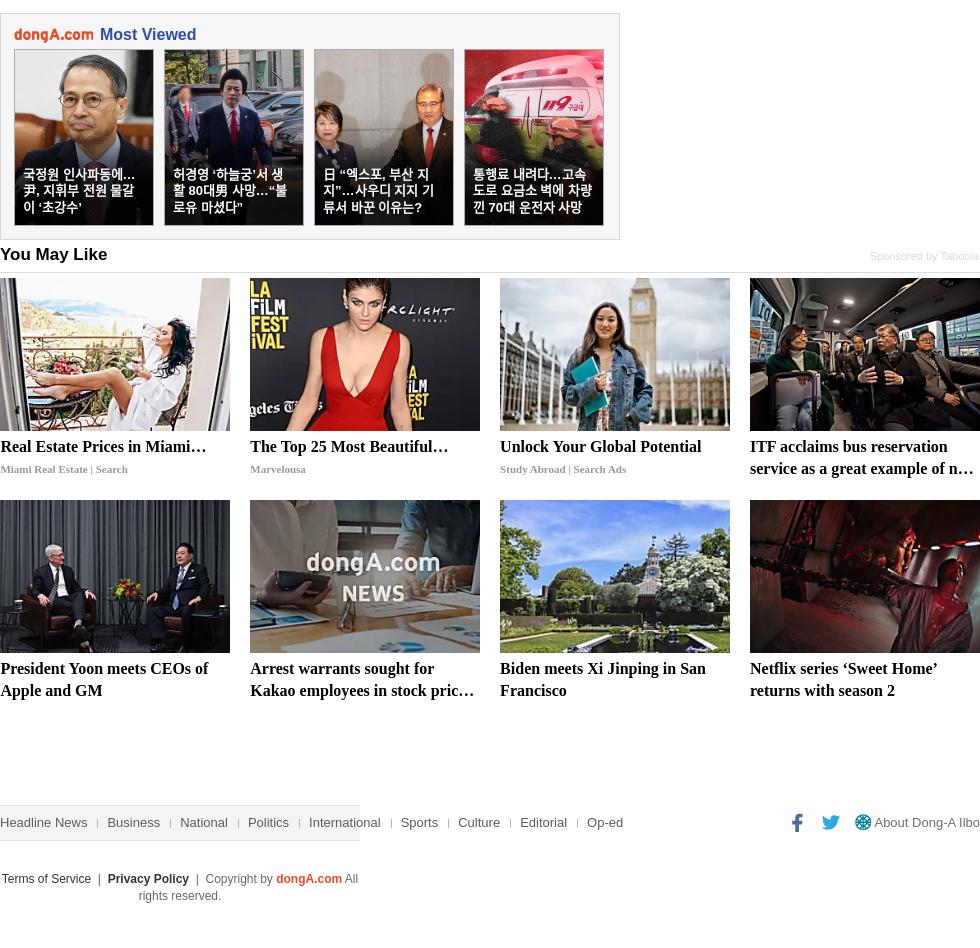  Describe the element at coordinates (308, 822) in the screenshot. I see `'International'` at that location.